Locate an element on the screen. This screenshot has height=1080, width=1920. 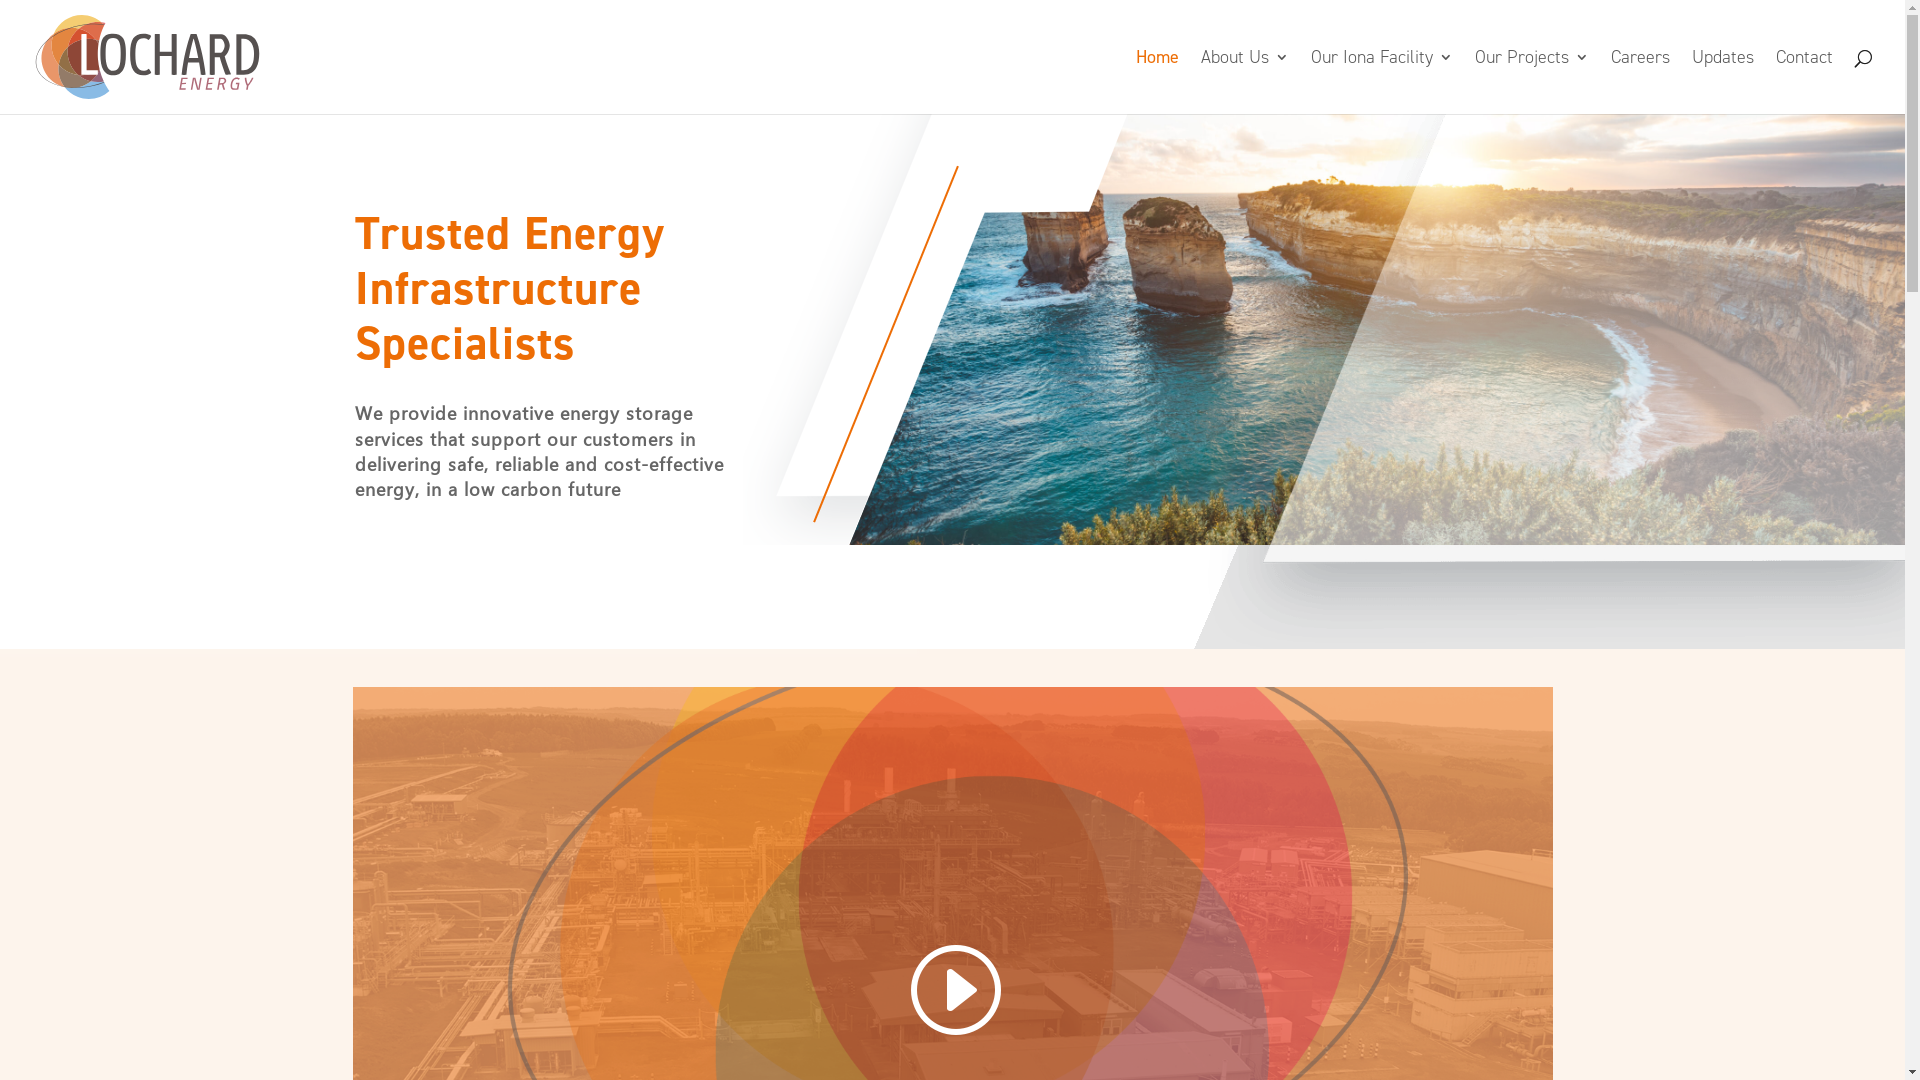
'Home' is located at coordinates (1157, 80).